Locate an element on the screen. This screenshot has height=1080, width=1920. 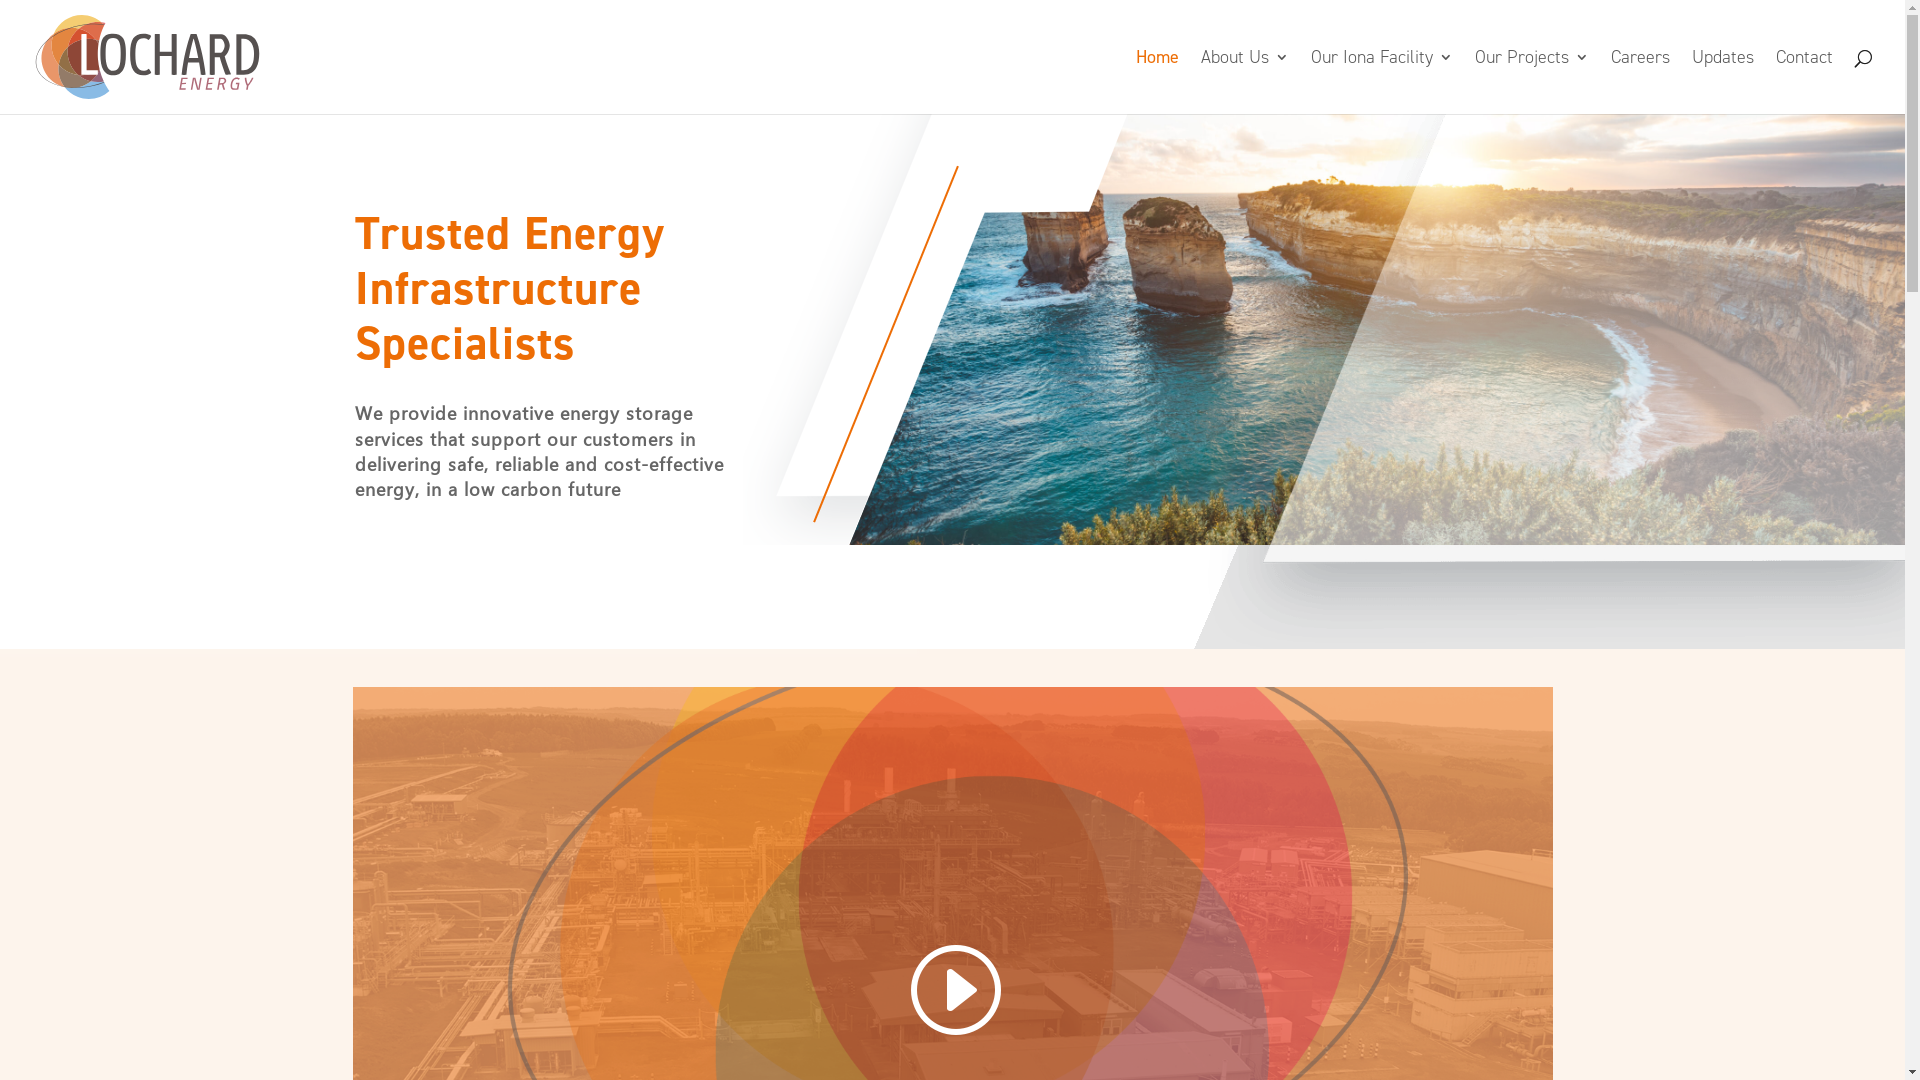
'Home' is located at coordinates (1157, 80).